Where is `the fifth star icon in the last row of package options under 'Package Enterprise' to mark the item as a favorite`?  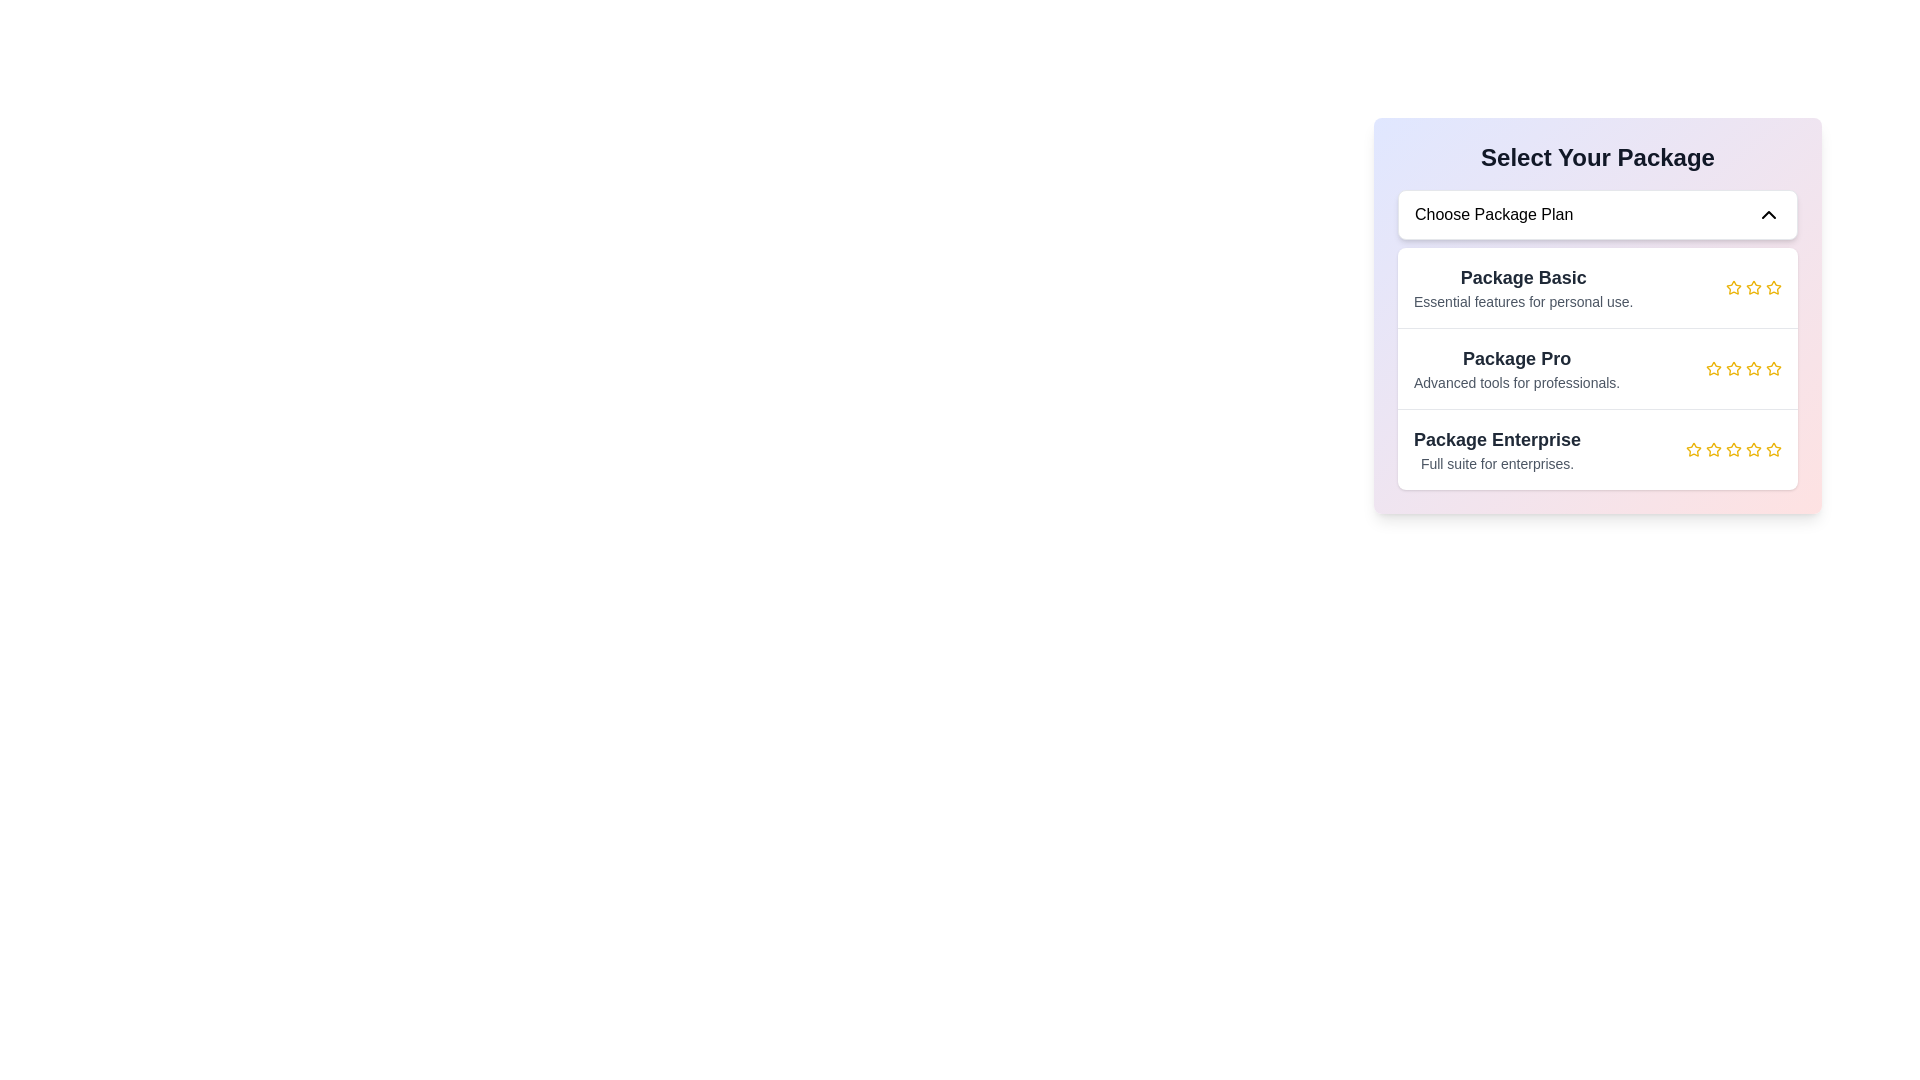 the fifth star icon in the last row of package options under 'Package Enterprise' to mark the item as a favorite is located at coordinates (1772, 447).